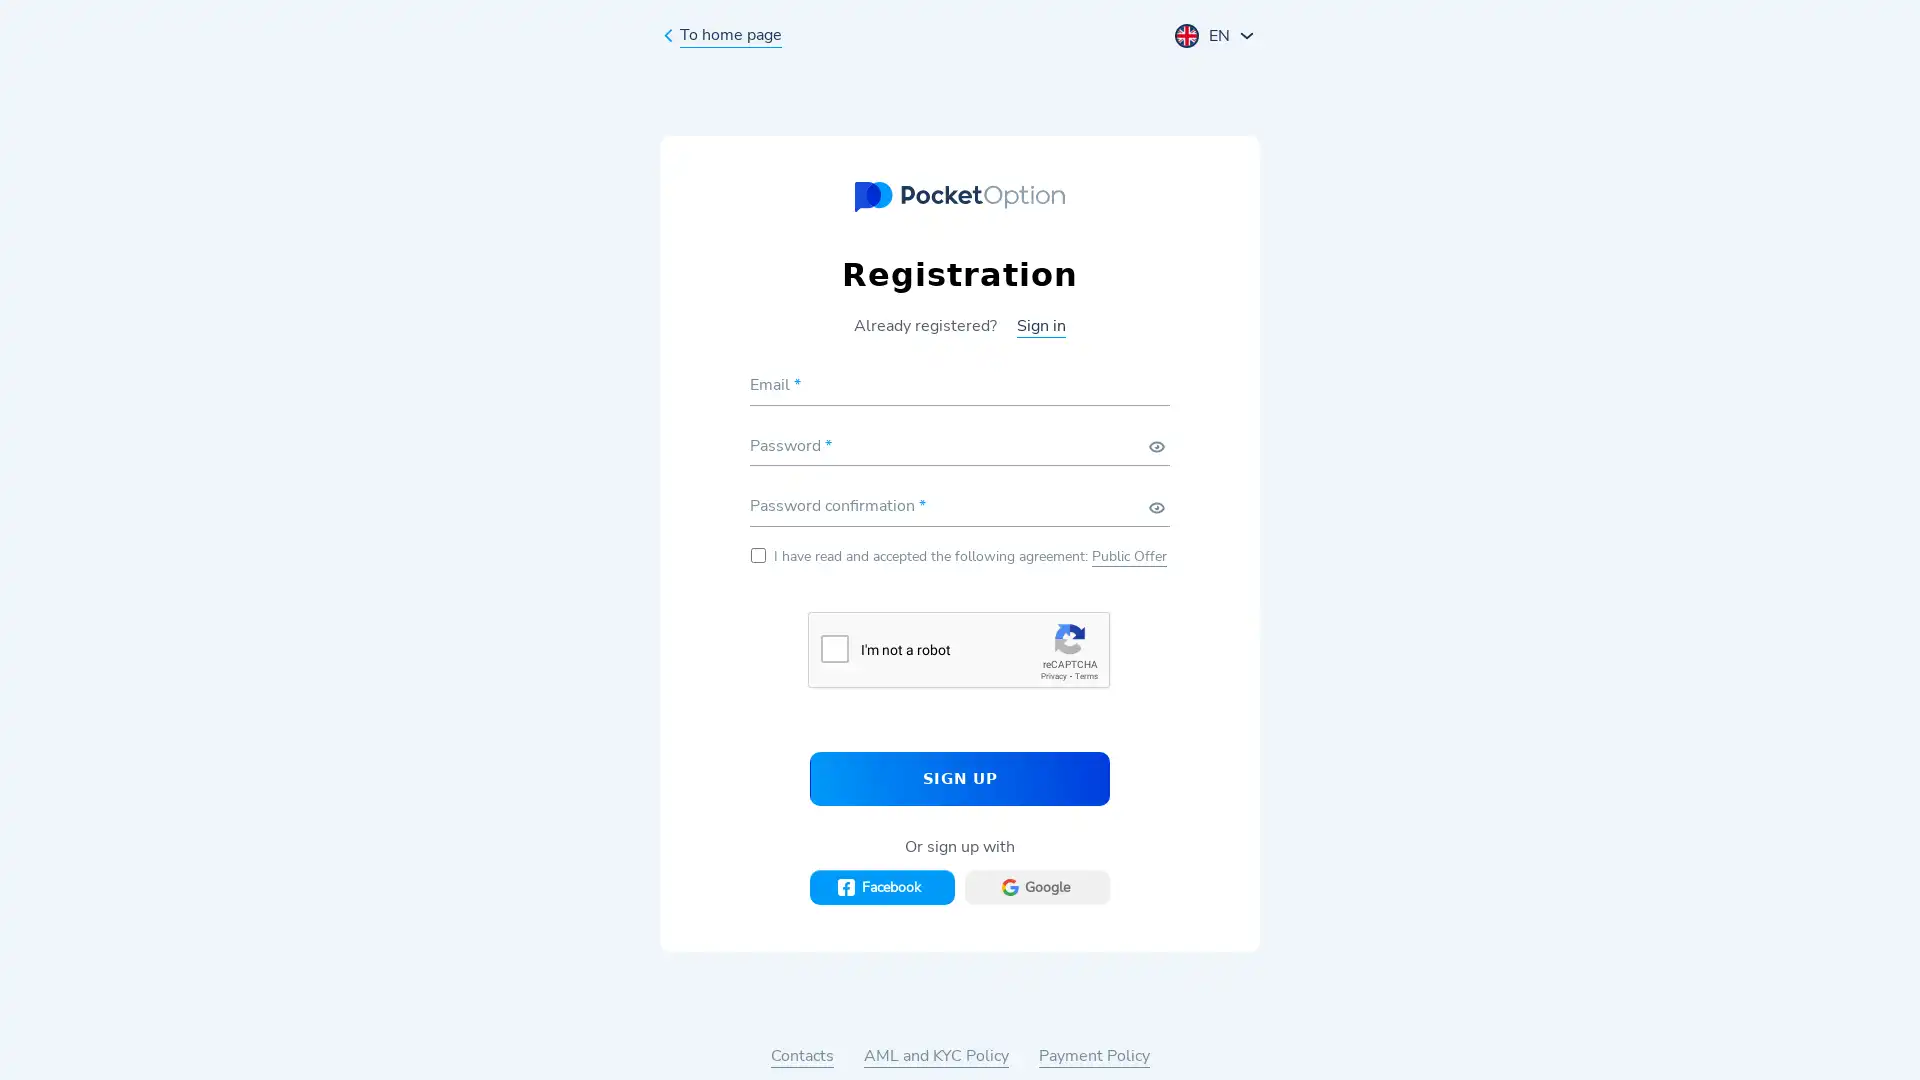 This screenshot has width=1920, height=1080. Describe the element at coordinates (960, 777) in the screenshot. I see `SIGN UP` at that location.